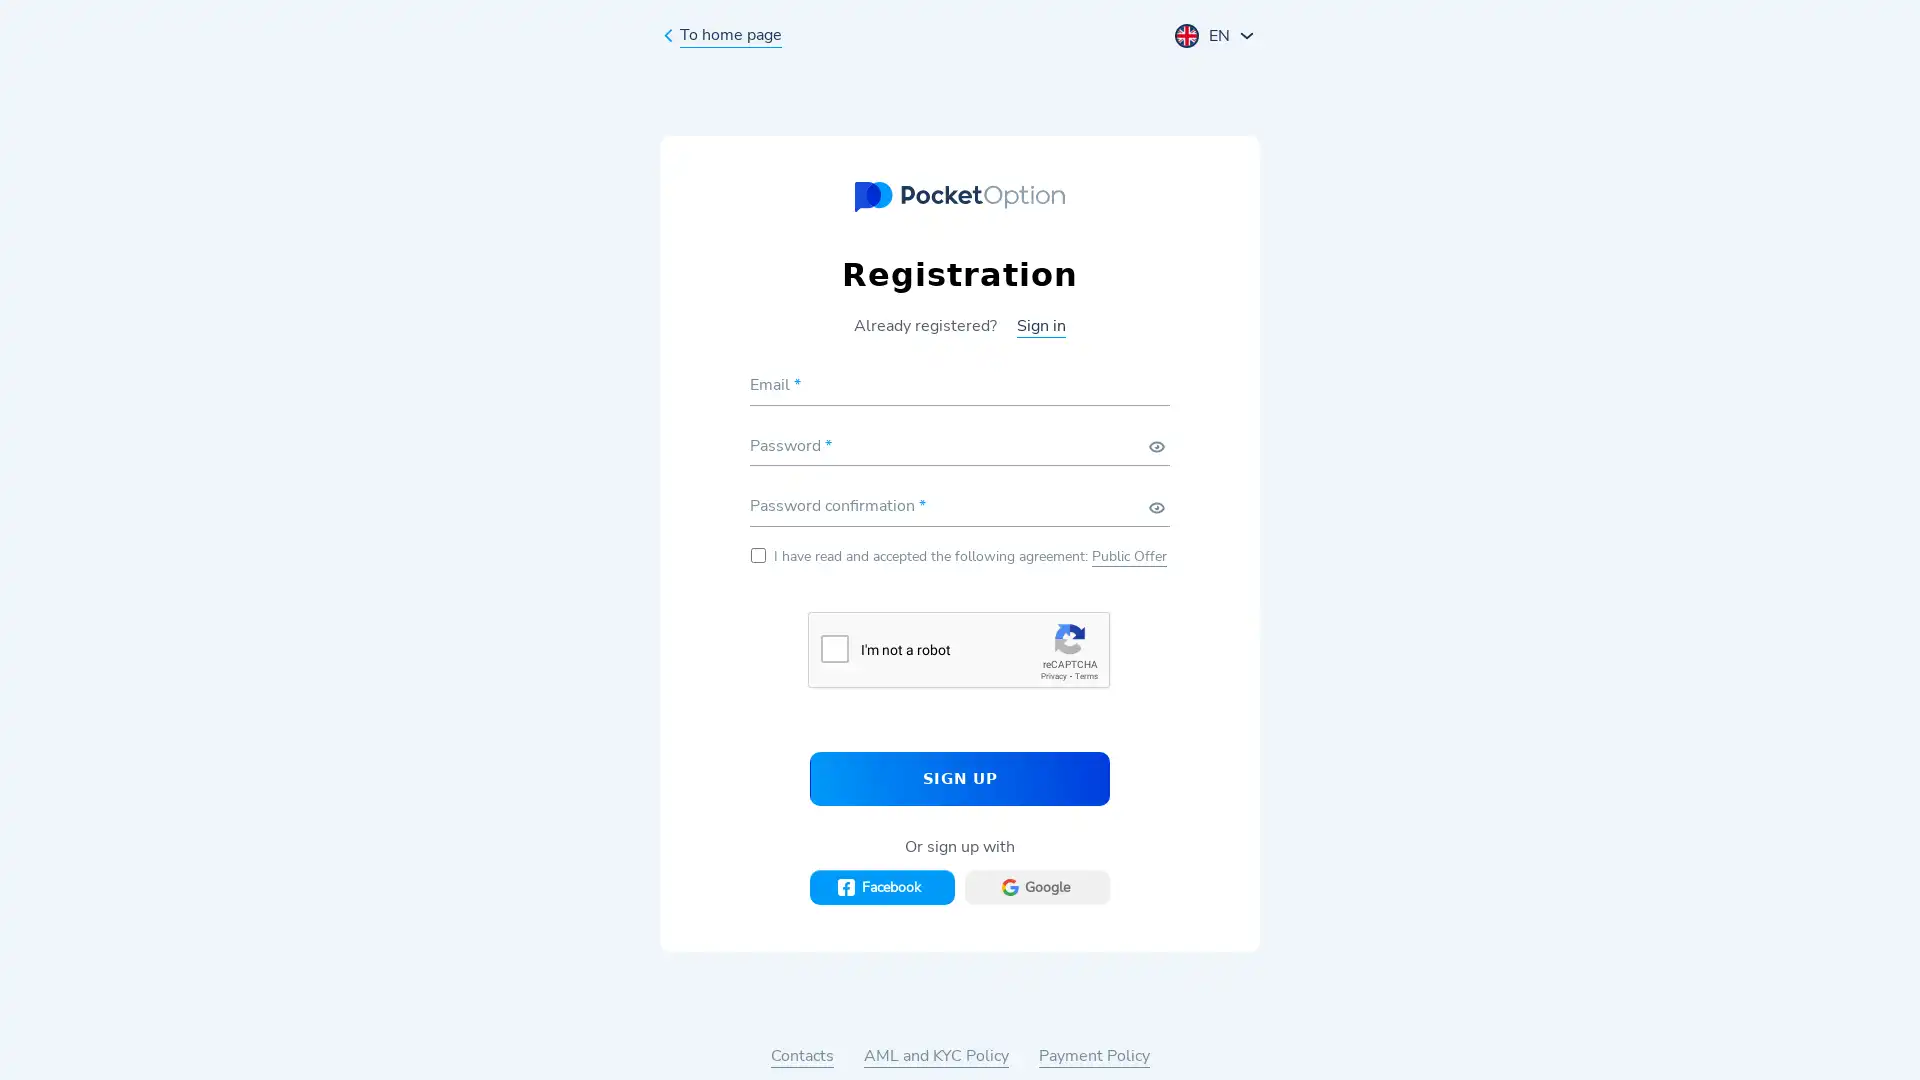 This screenshot has width=1920, height=1080. Describe the element at coordinates (960, 777) in the screenshot. I see `SIGN UP` at that location.